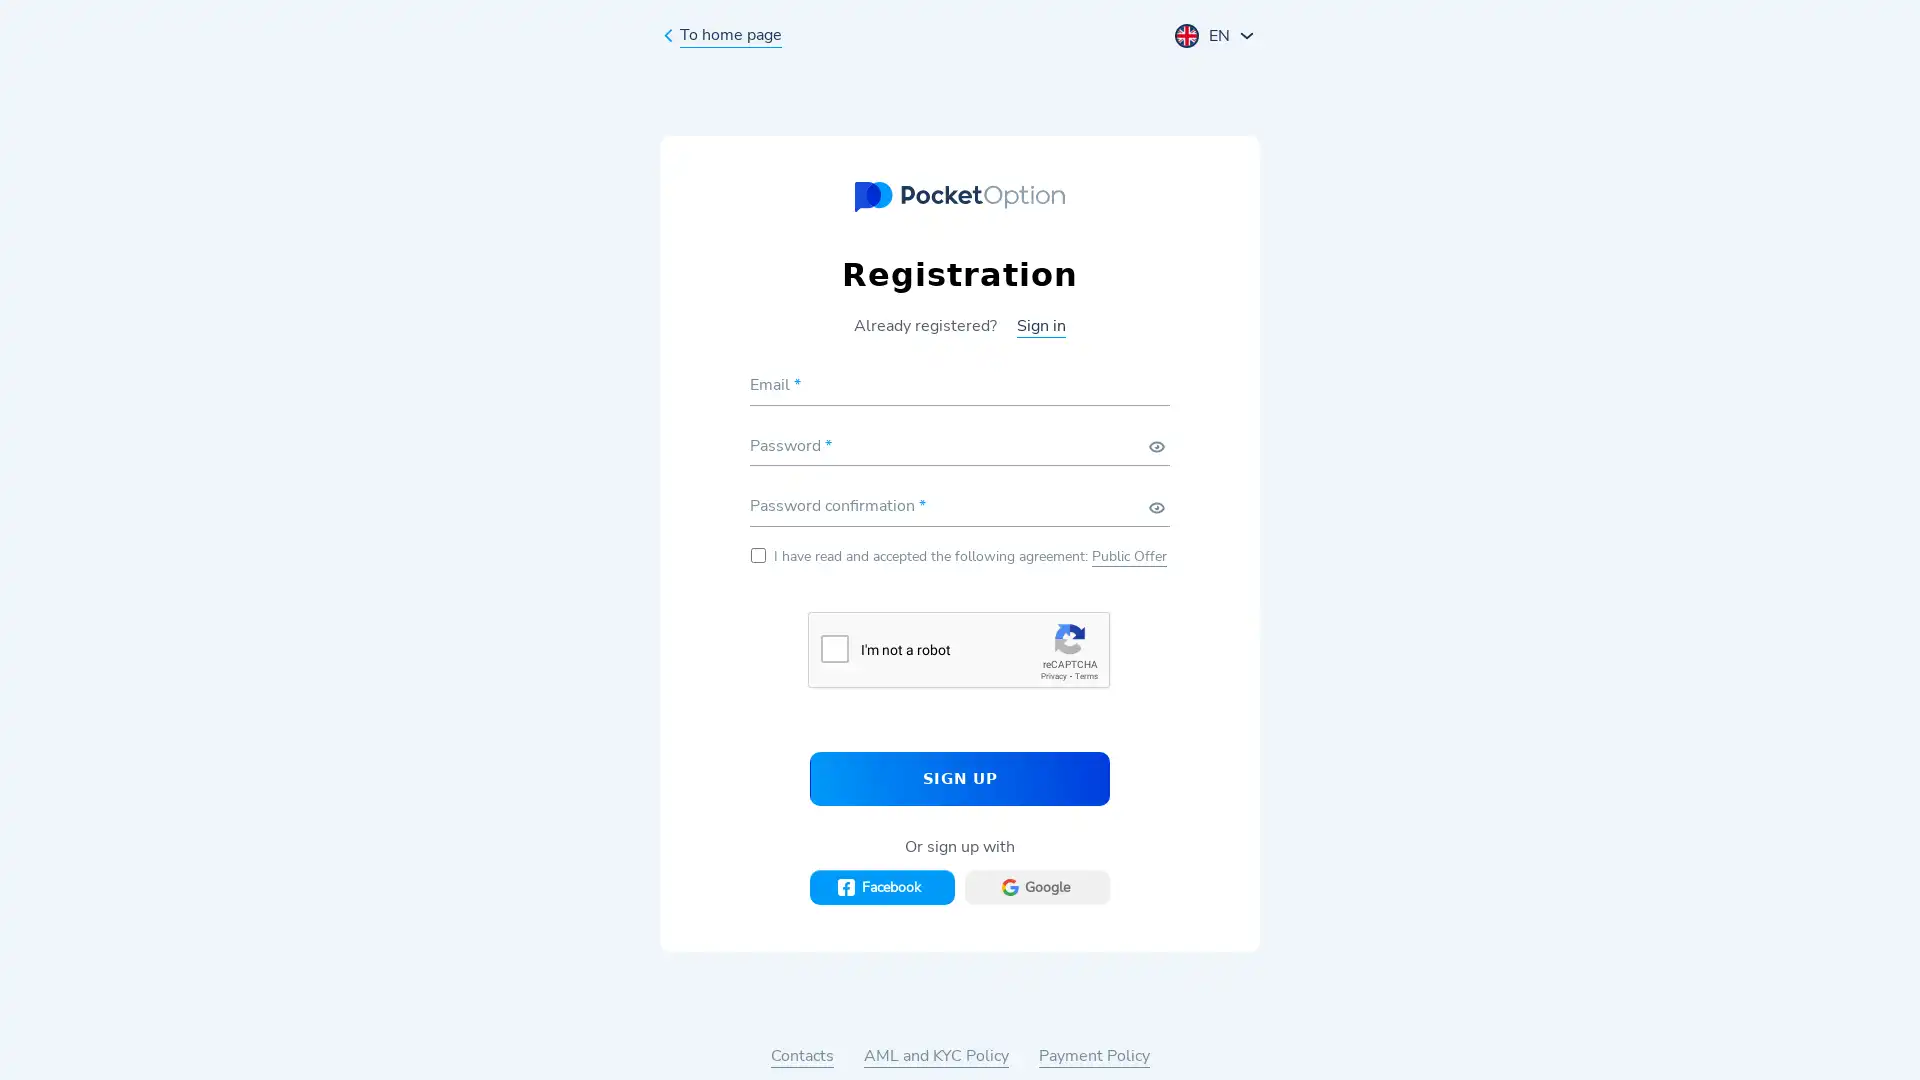 This screenshot has width=1920, height=1080. Describe the element at coordinates (960, 777) in the screenshot. I see `SIGN UP` at that location.